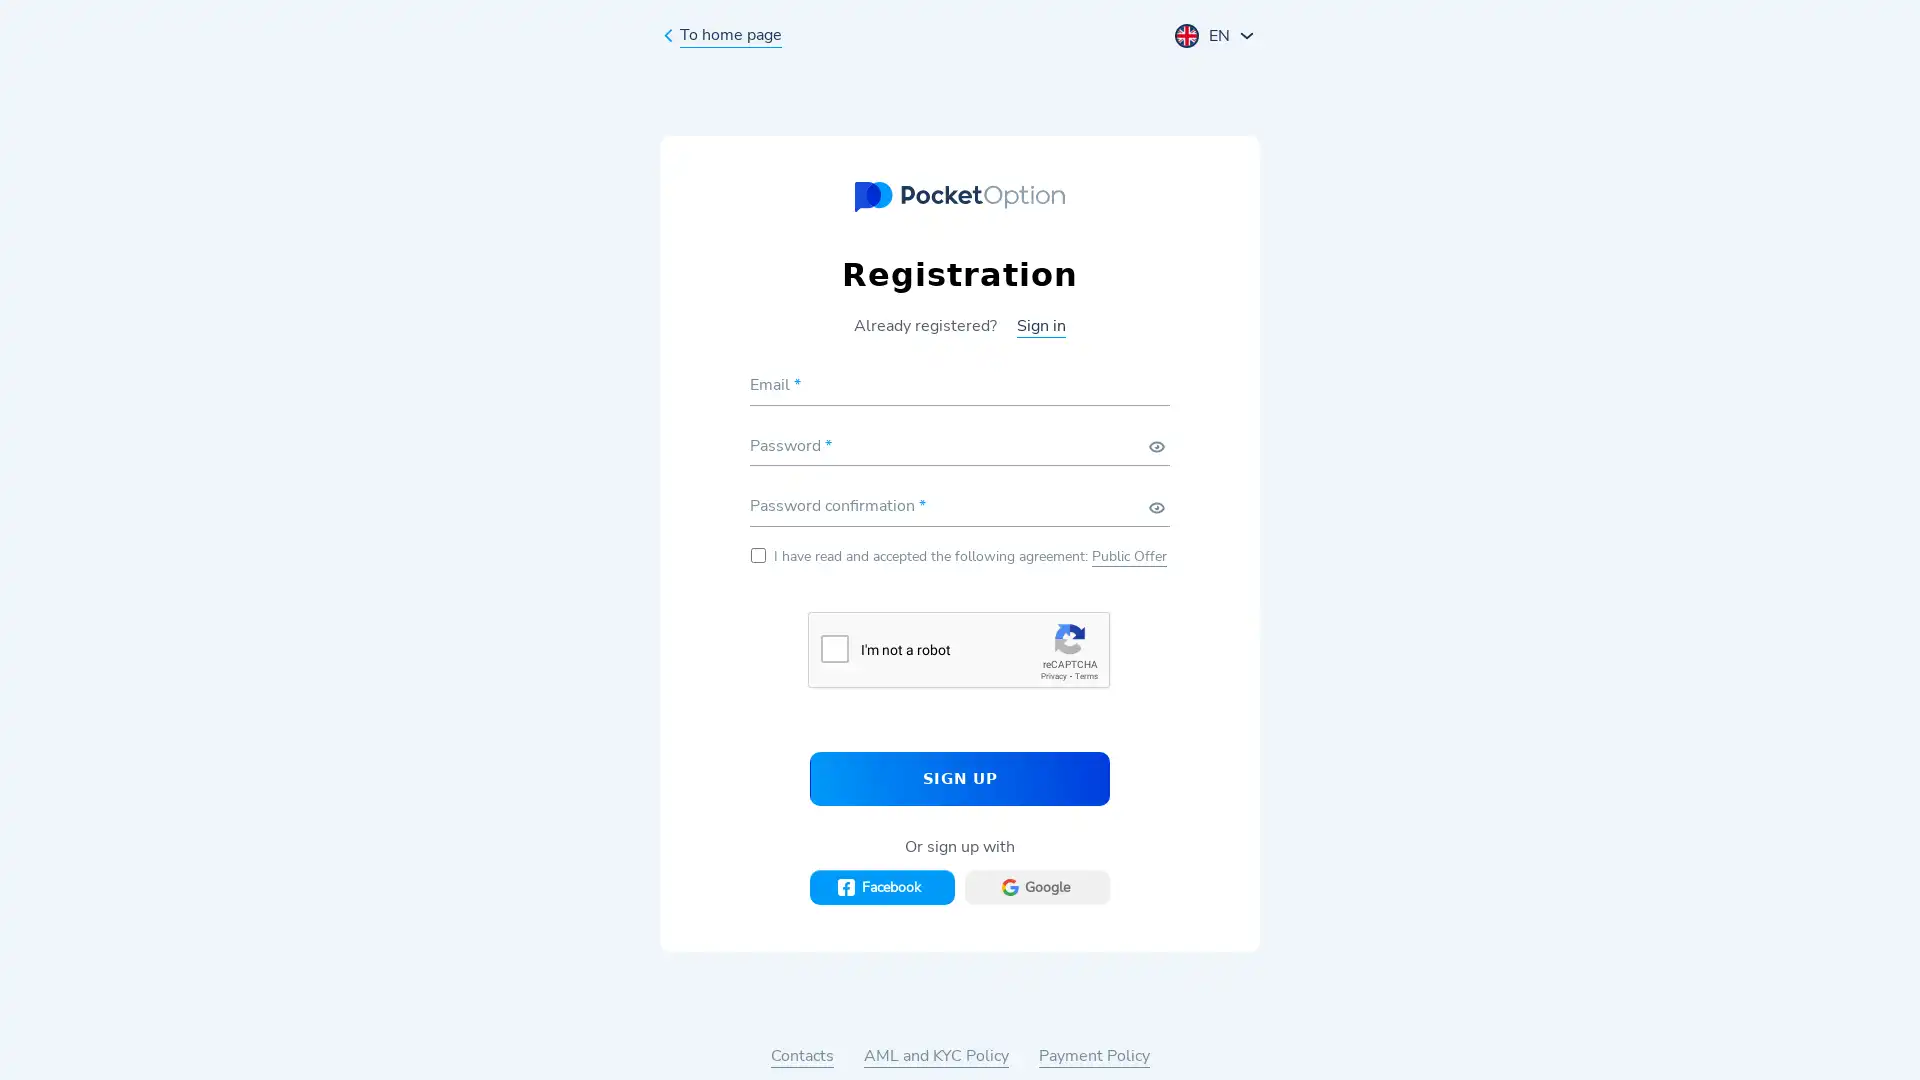 This screenshot has width=1920, height=1080. Describe the element at coordinates (960, 777) in the screenshot. I see `SIGN UP` at that location.